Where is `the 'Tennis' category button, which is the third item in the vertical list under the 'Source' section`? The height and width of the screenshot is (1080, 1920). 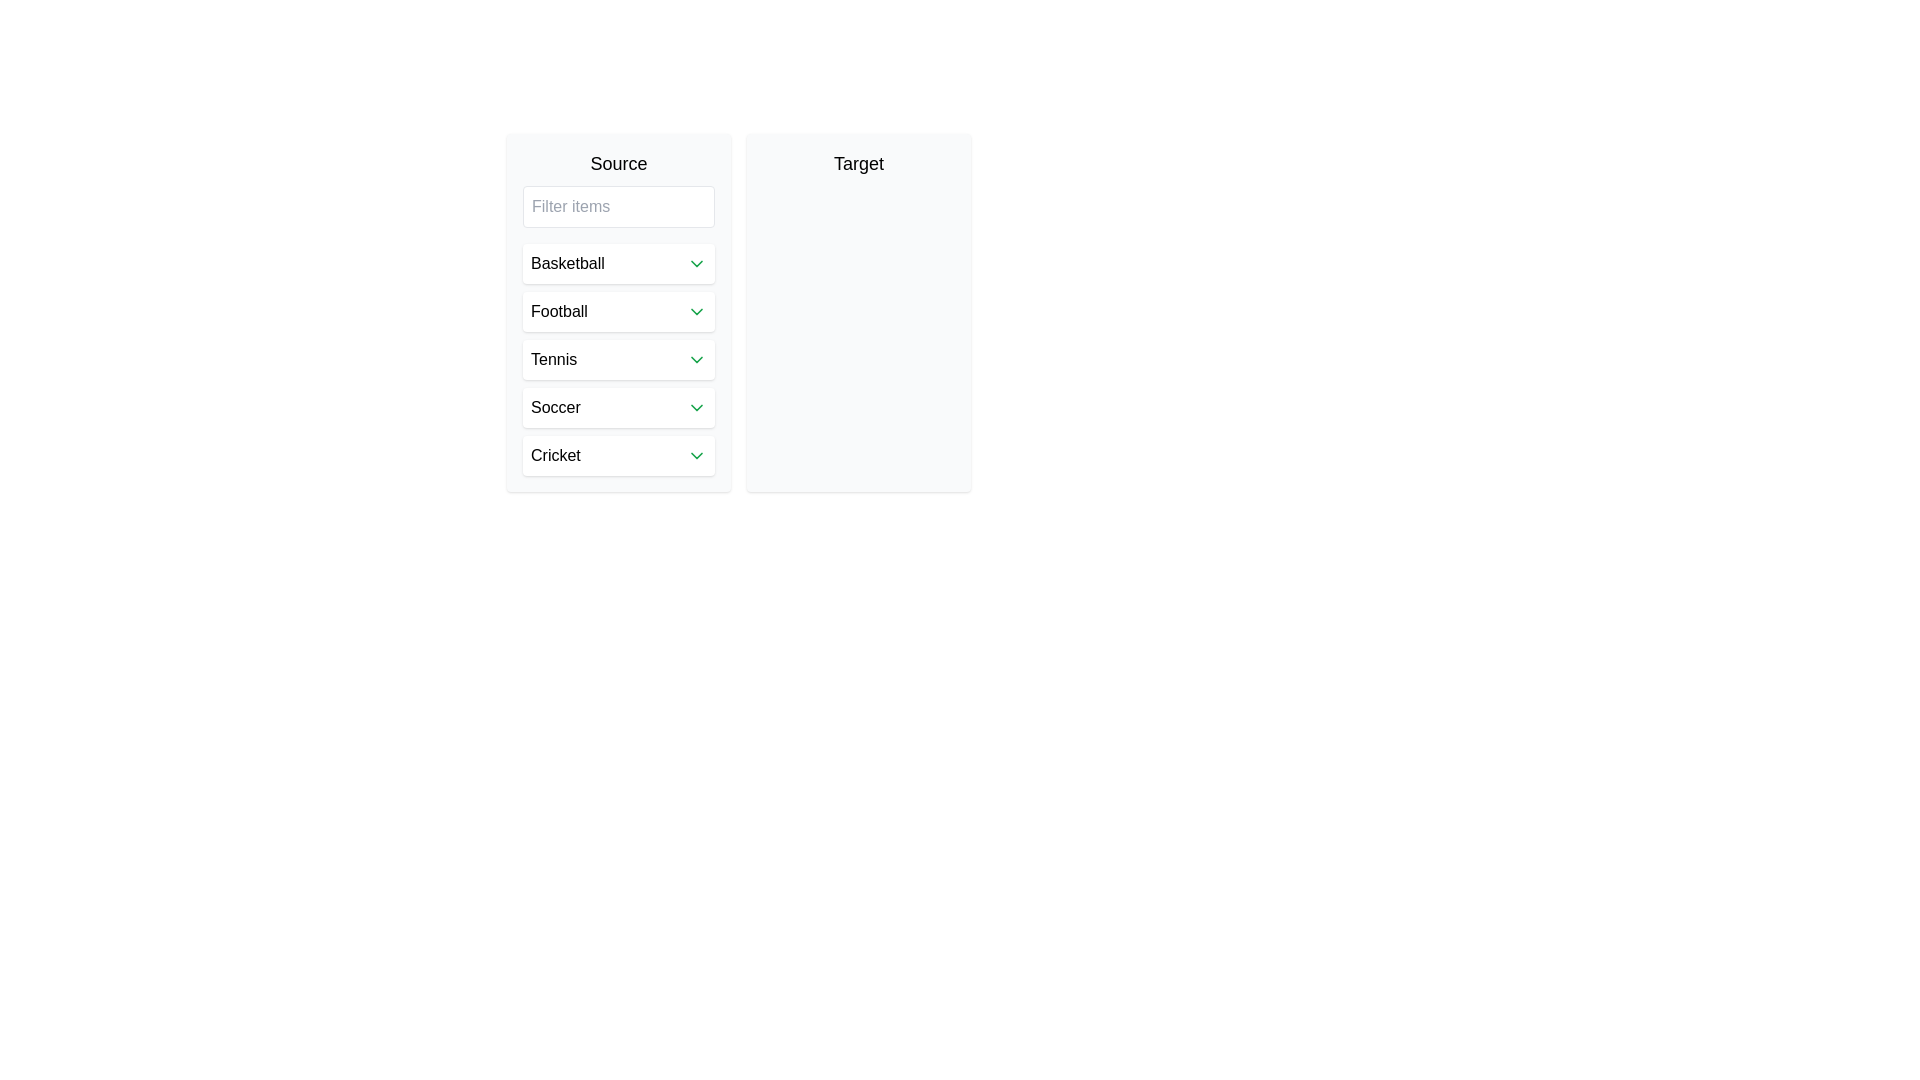 the 'Tennis' category button, which is the third item in the vertical list under the 'Source' section is located at coordinates (618, 358).